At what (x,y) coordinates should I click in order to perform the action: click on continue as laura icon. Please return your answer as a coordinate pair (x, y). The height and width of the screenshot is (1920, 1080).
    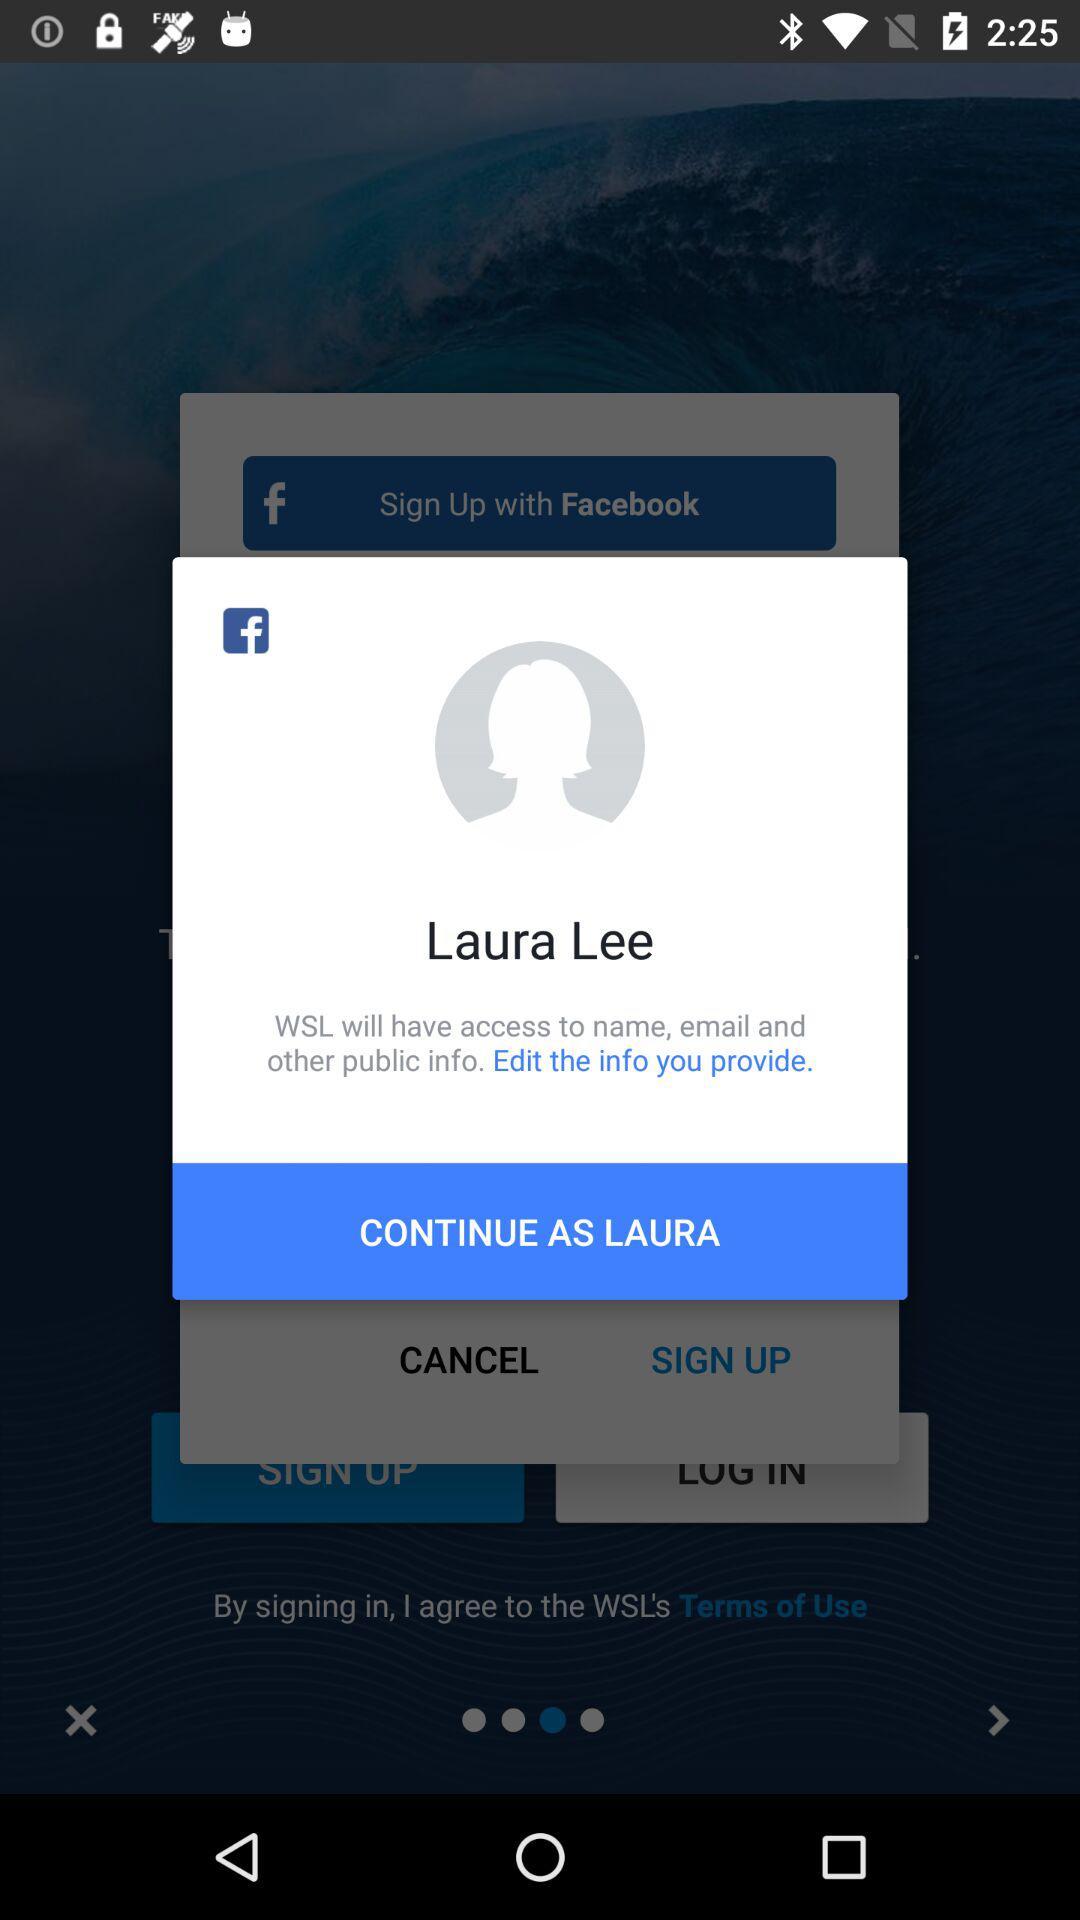
    Looking at the image, I should click on (540, 1230).